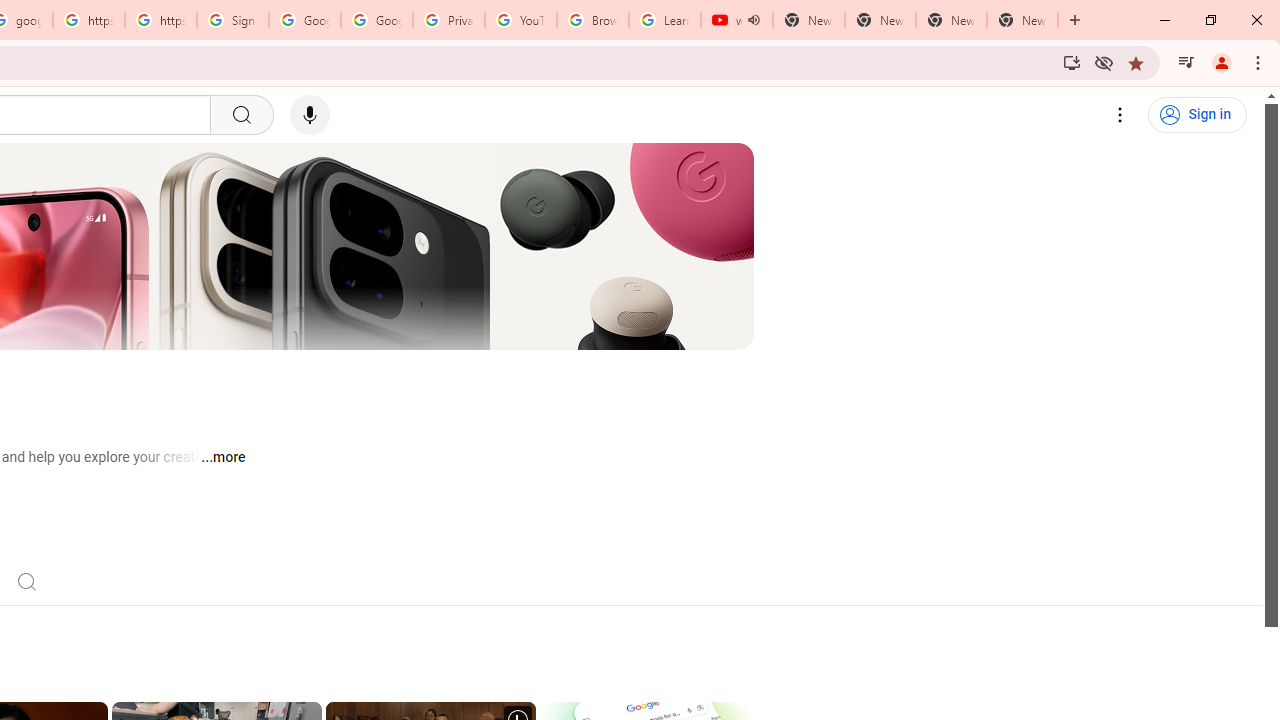 This screenshot has height=720, width=1280. What do you see at coordinates (1071, 61) in the screenshot?
I see `'Install YouTube'` at bounding box center [1071, 61].